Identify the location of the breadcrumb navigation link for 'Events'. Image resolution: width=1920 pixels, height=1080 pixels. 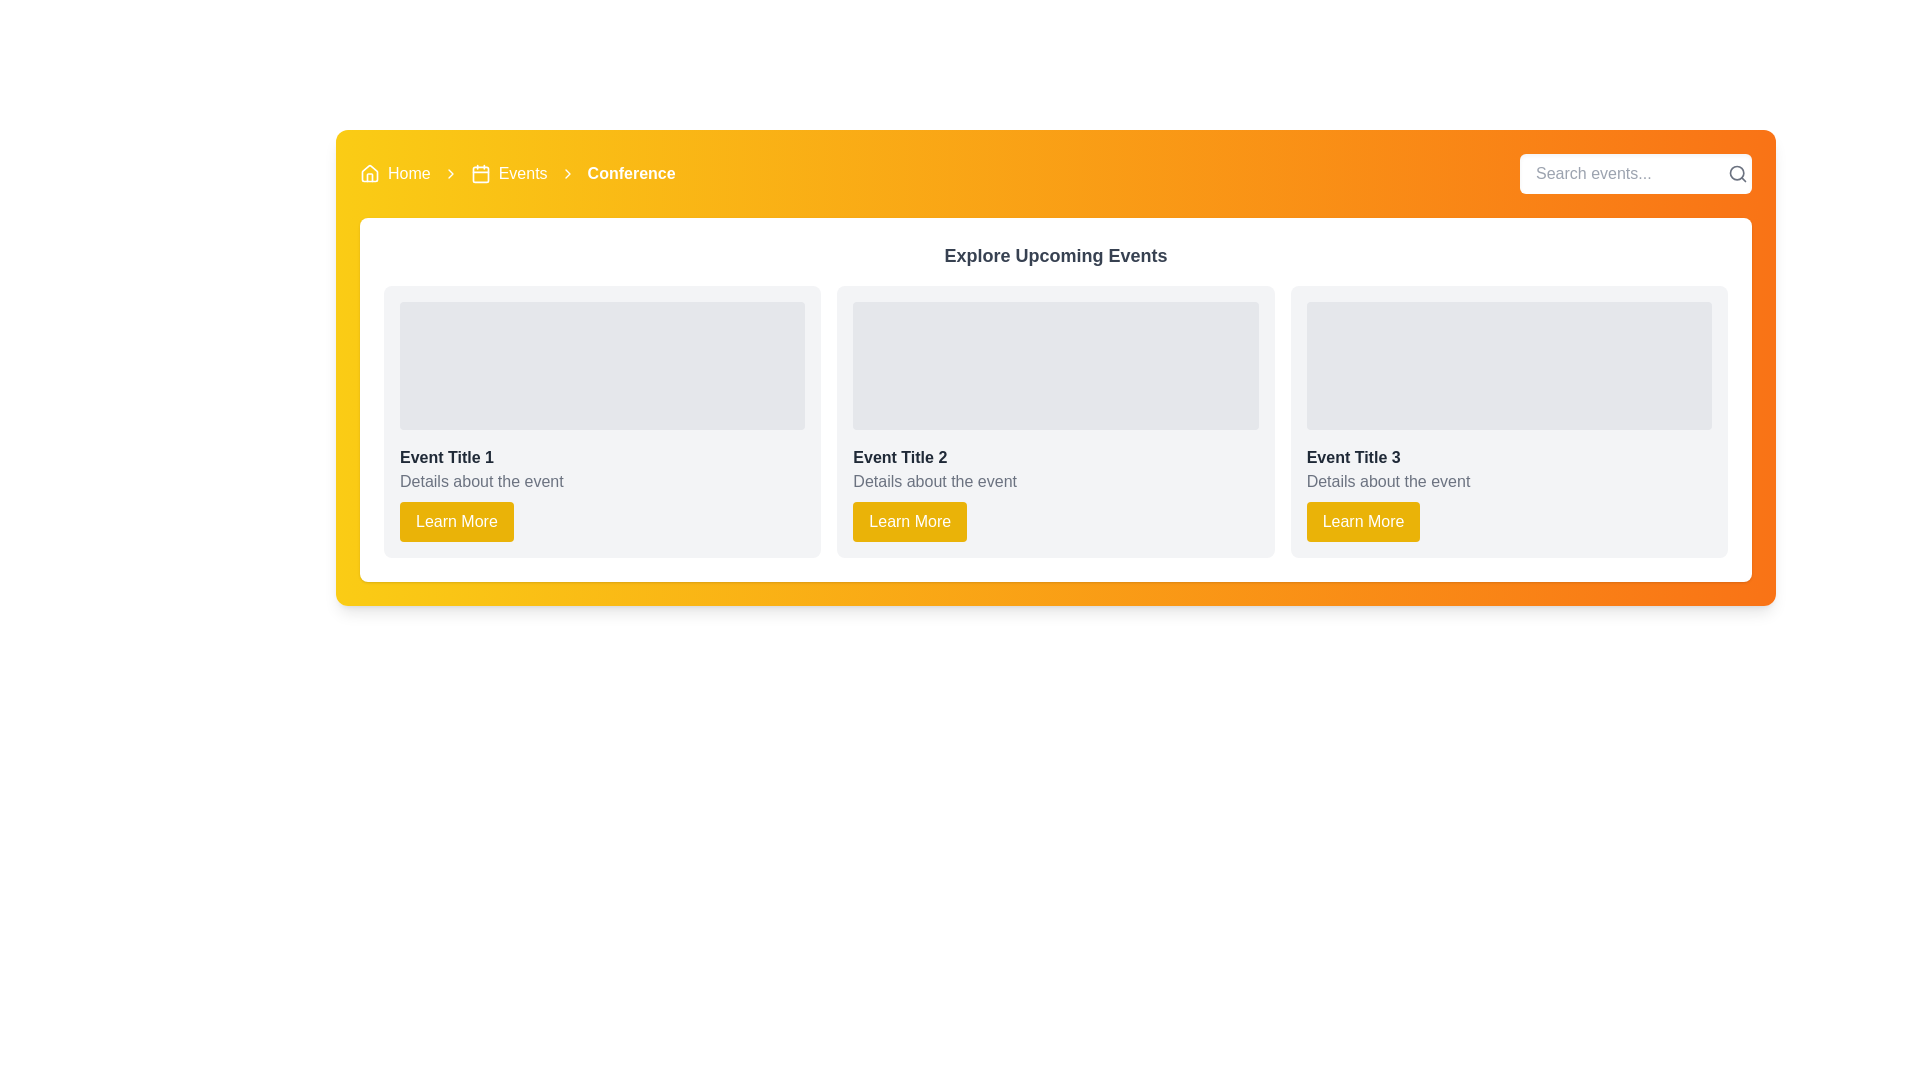
(517, 172).